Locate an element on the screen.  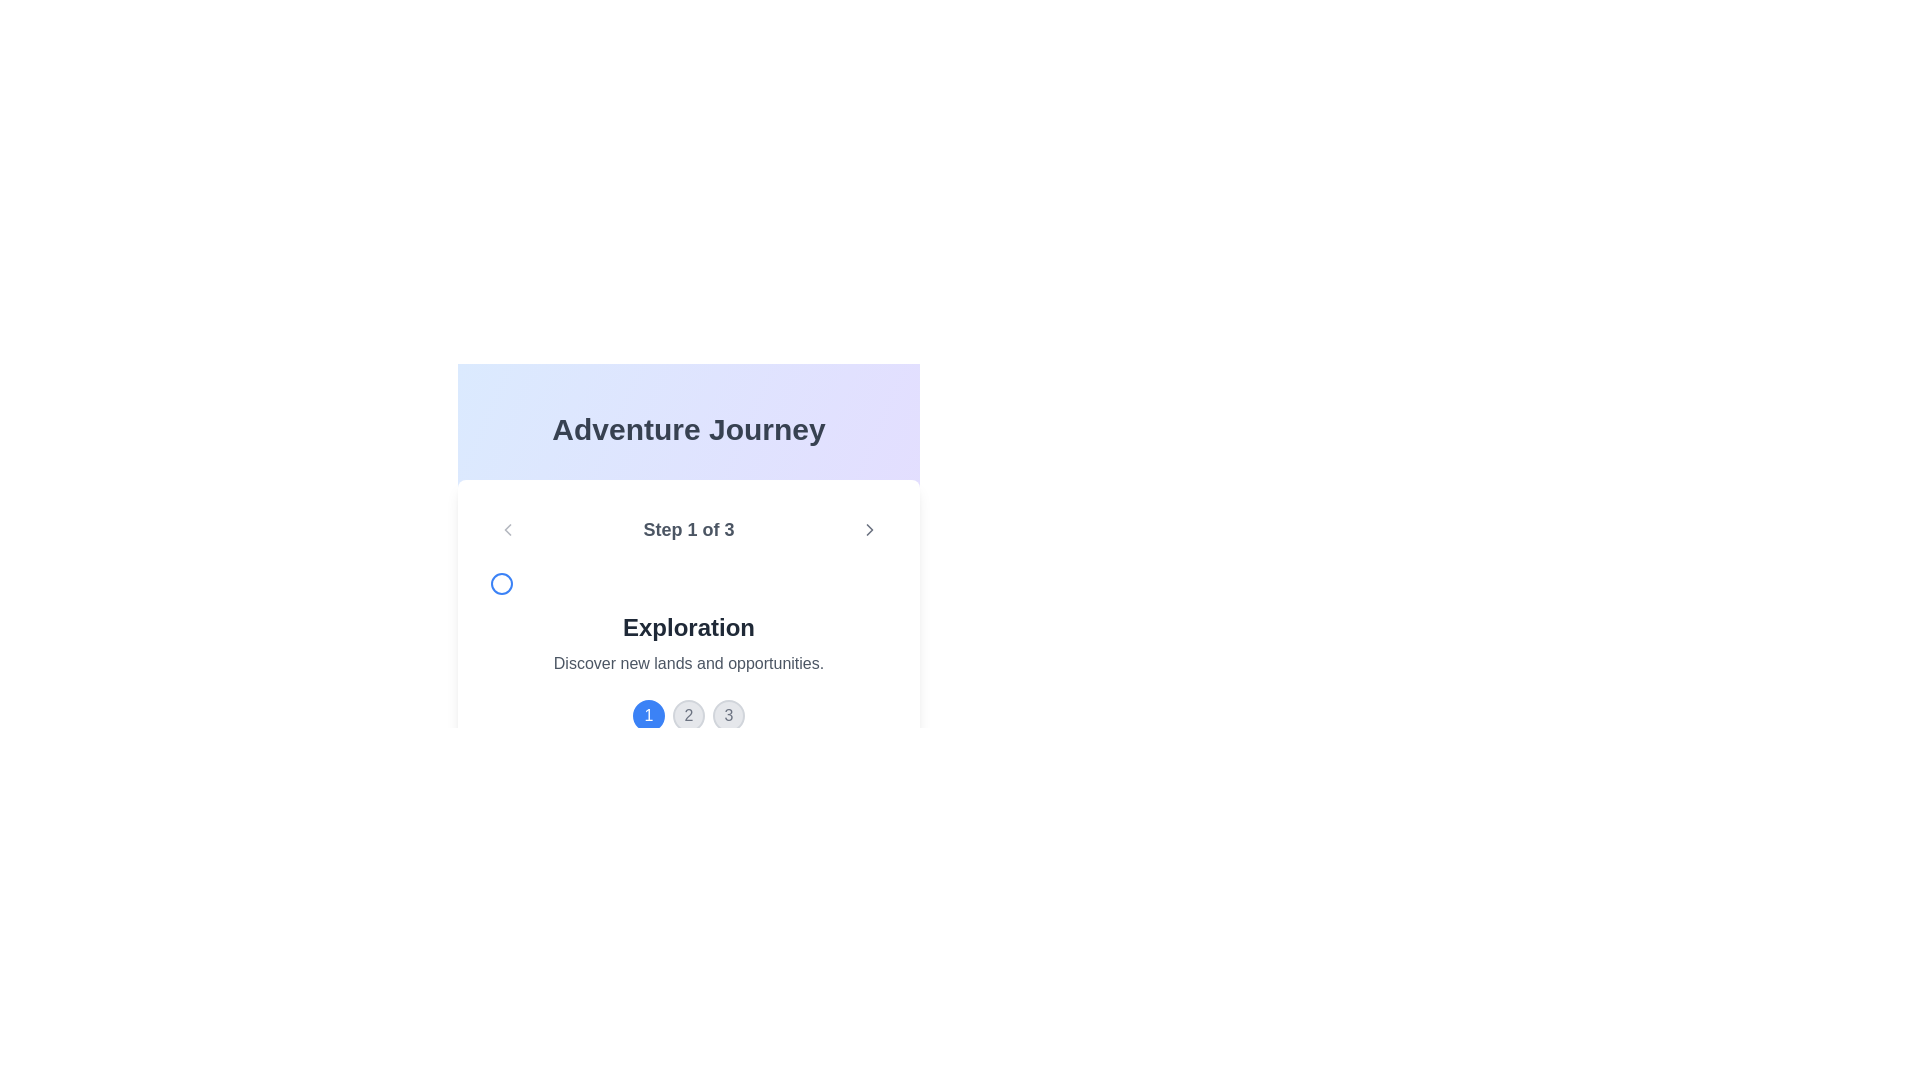
the right-pointing chevron icon embedded inside the button to observe visual feedback is located at coordinates (869, 528).